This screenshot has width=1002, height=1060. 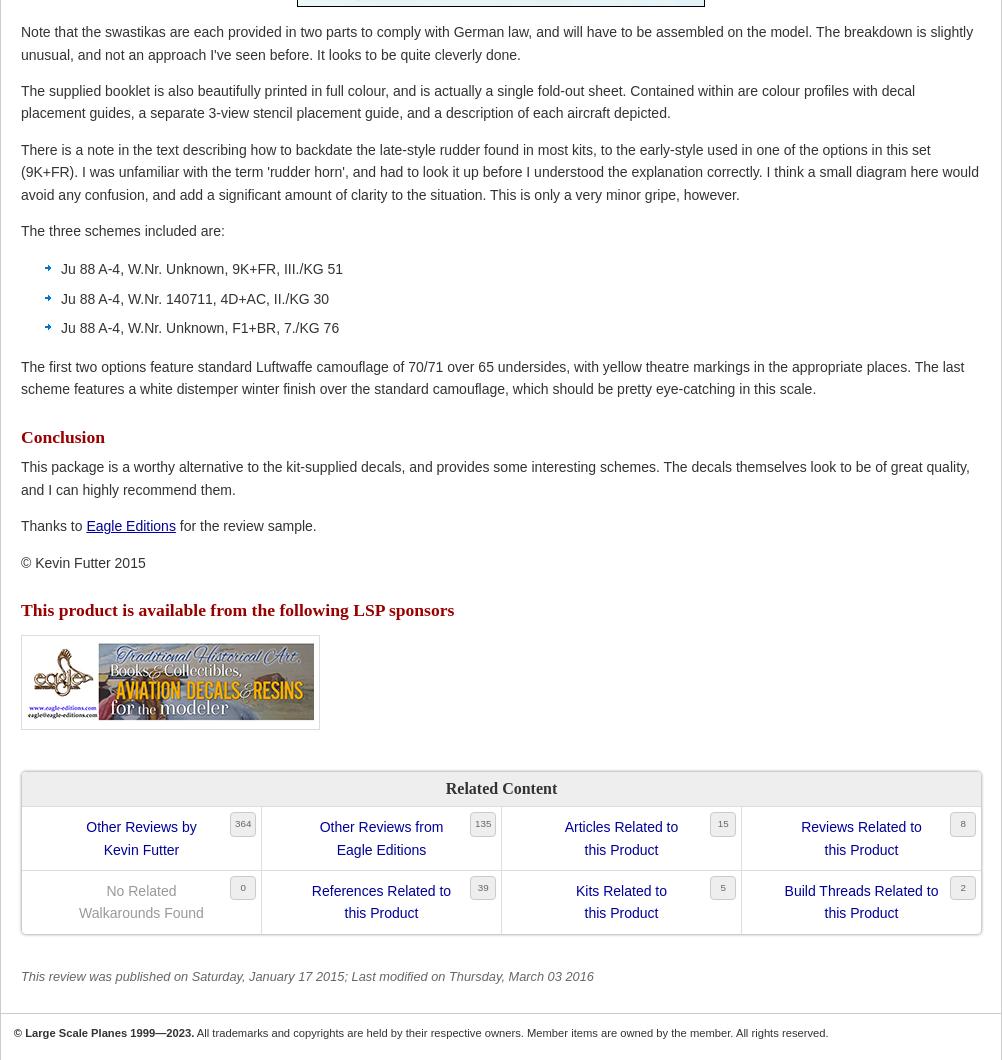 I want to click on 'Ju 88 A-4, W.Nr. Unknown, F1+BR, 7./KG 76', so click(x=61, y=327).